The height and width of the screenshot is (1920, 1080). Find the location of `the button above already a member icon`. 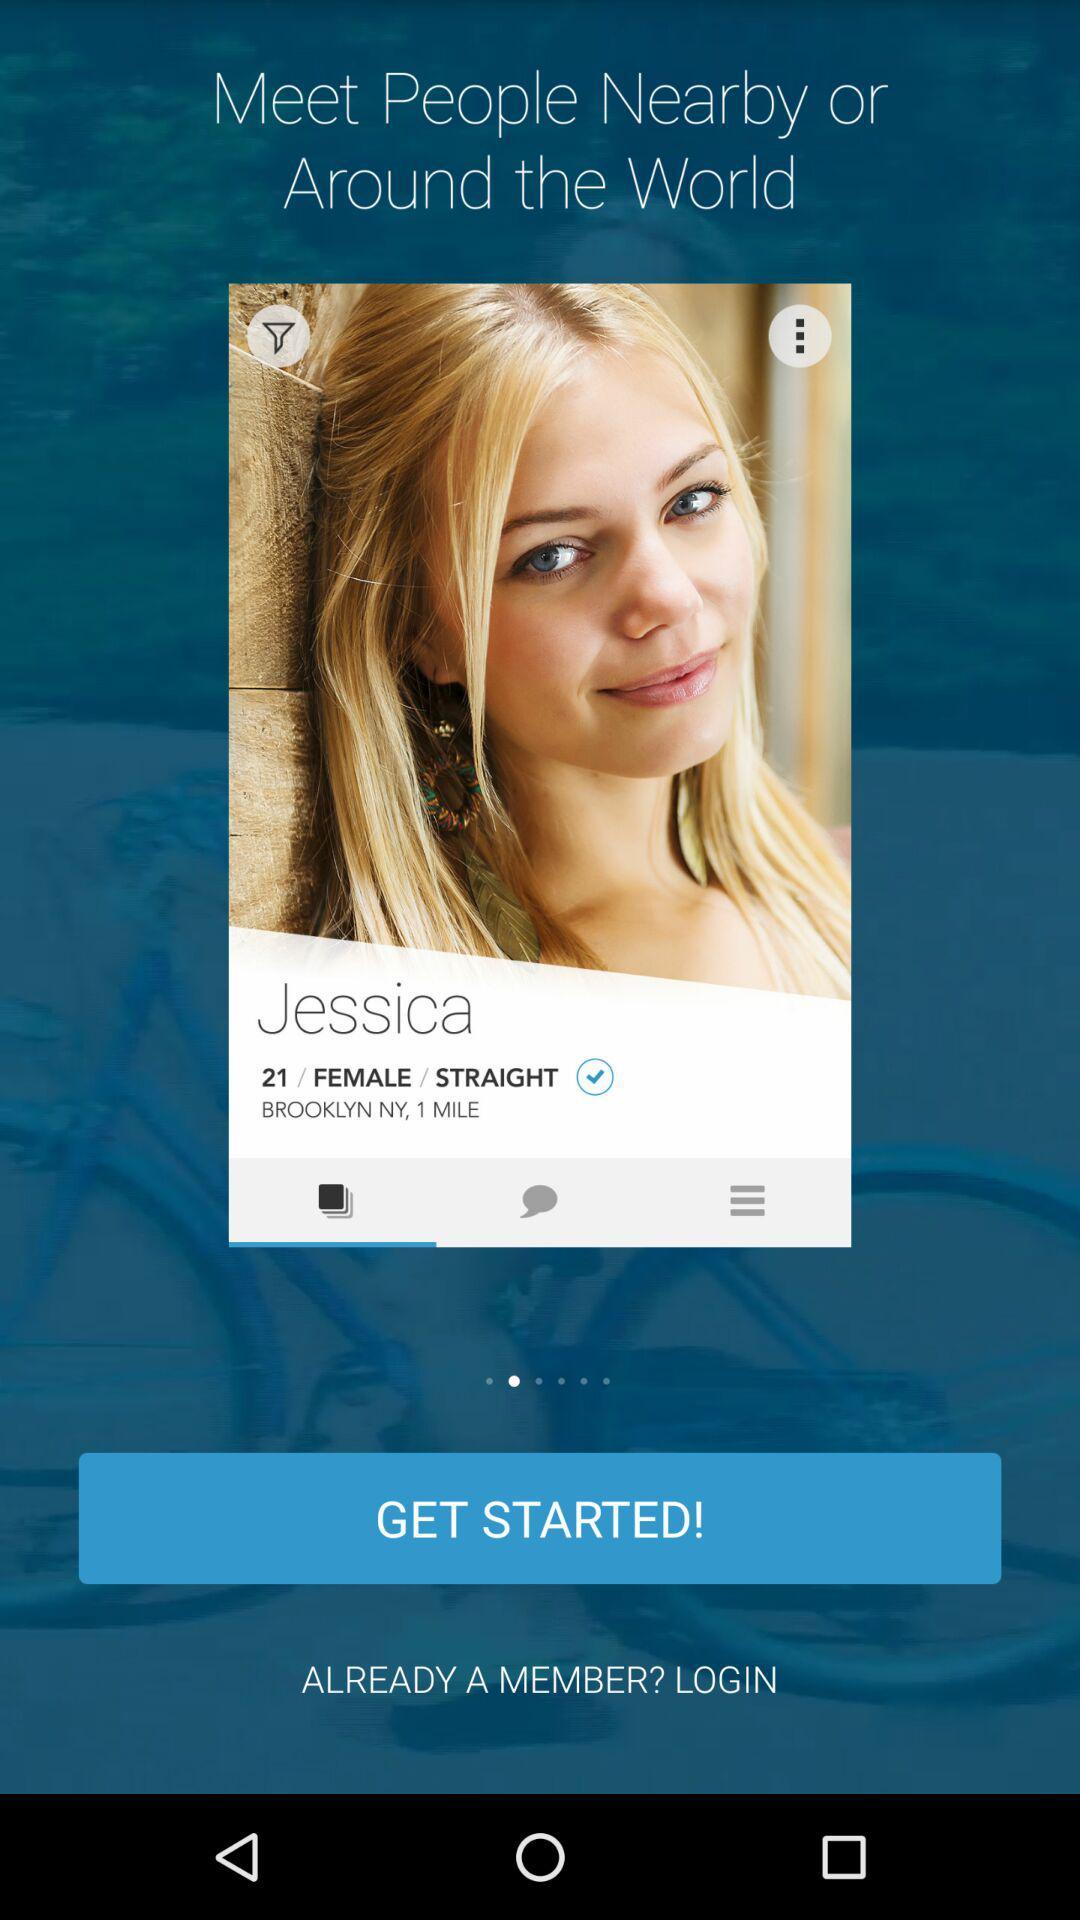

the button above already a member icon is located at coordinates (540, 1518).